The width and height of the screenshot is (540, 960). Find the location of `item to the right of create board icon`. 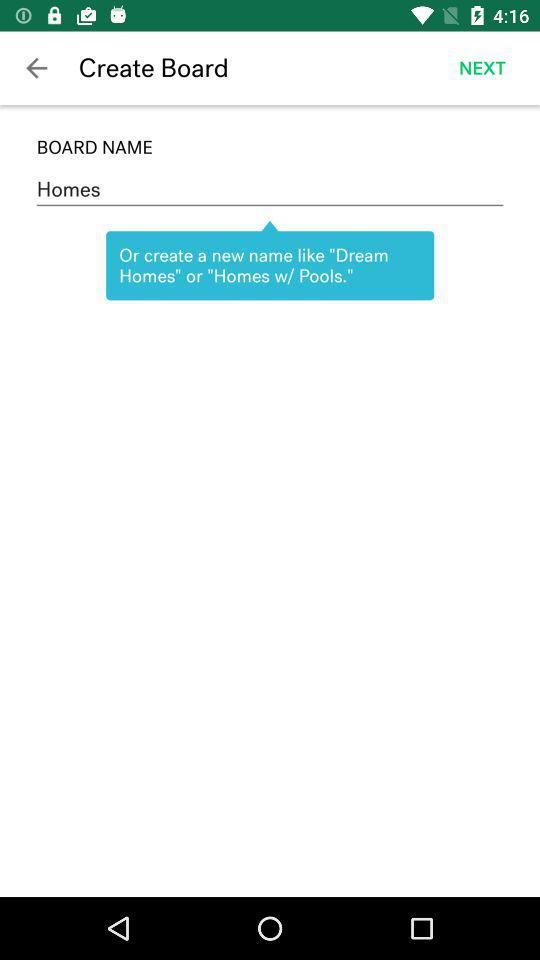

item to the right of create board icon is located at coordinates (481, 68).